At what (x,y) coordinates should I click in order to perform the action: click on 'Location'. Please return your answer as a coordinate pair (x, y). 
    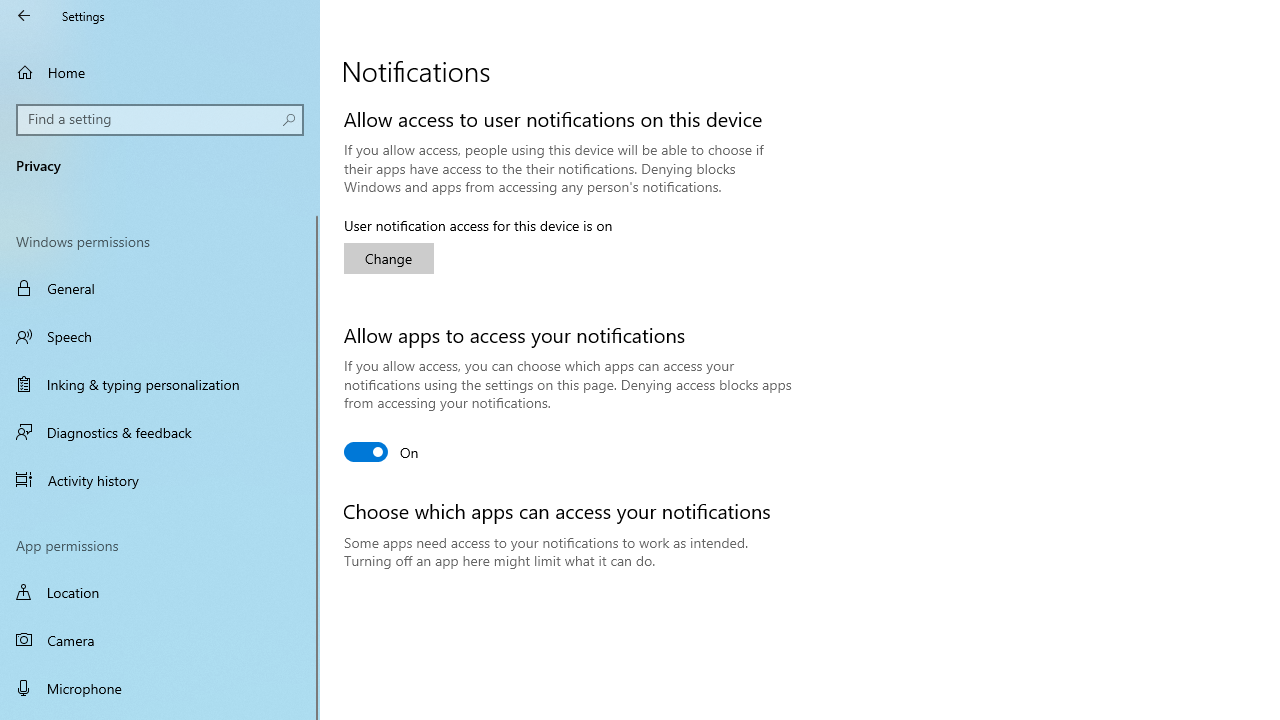
    Looking at the image, I should click on (160, 591).